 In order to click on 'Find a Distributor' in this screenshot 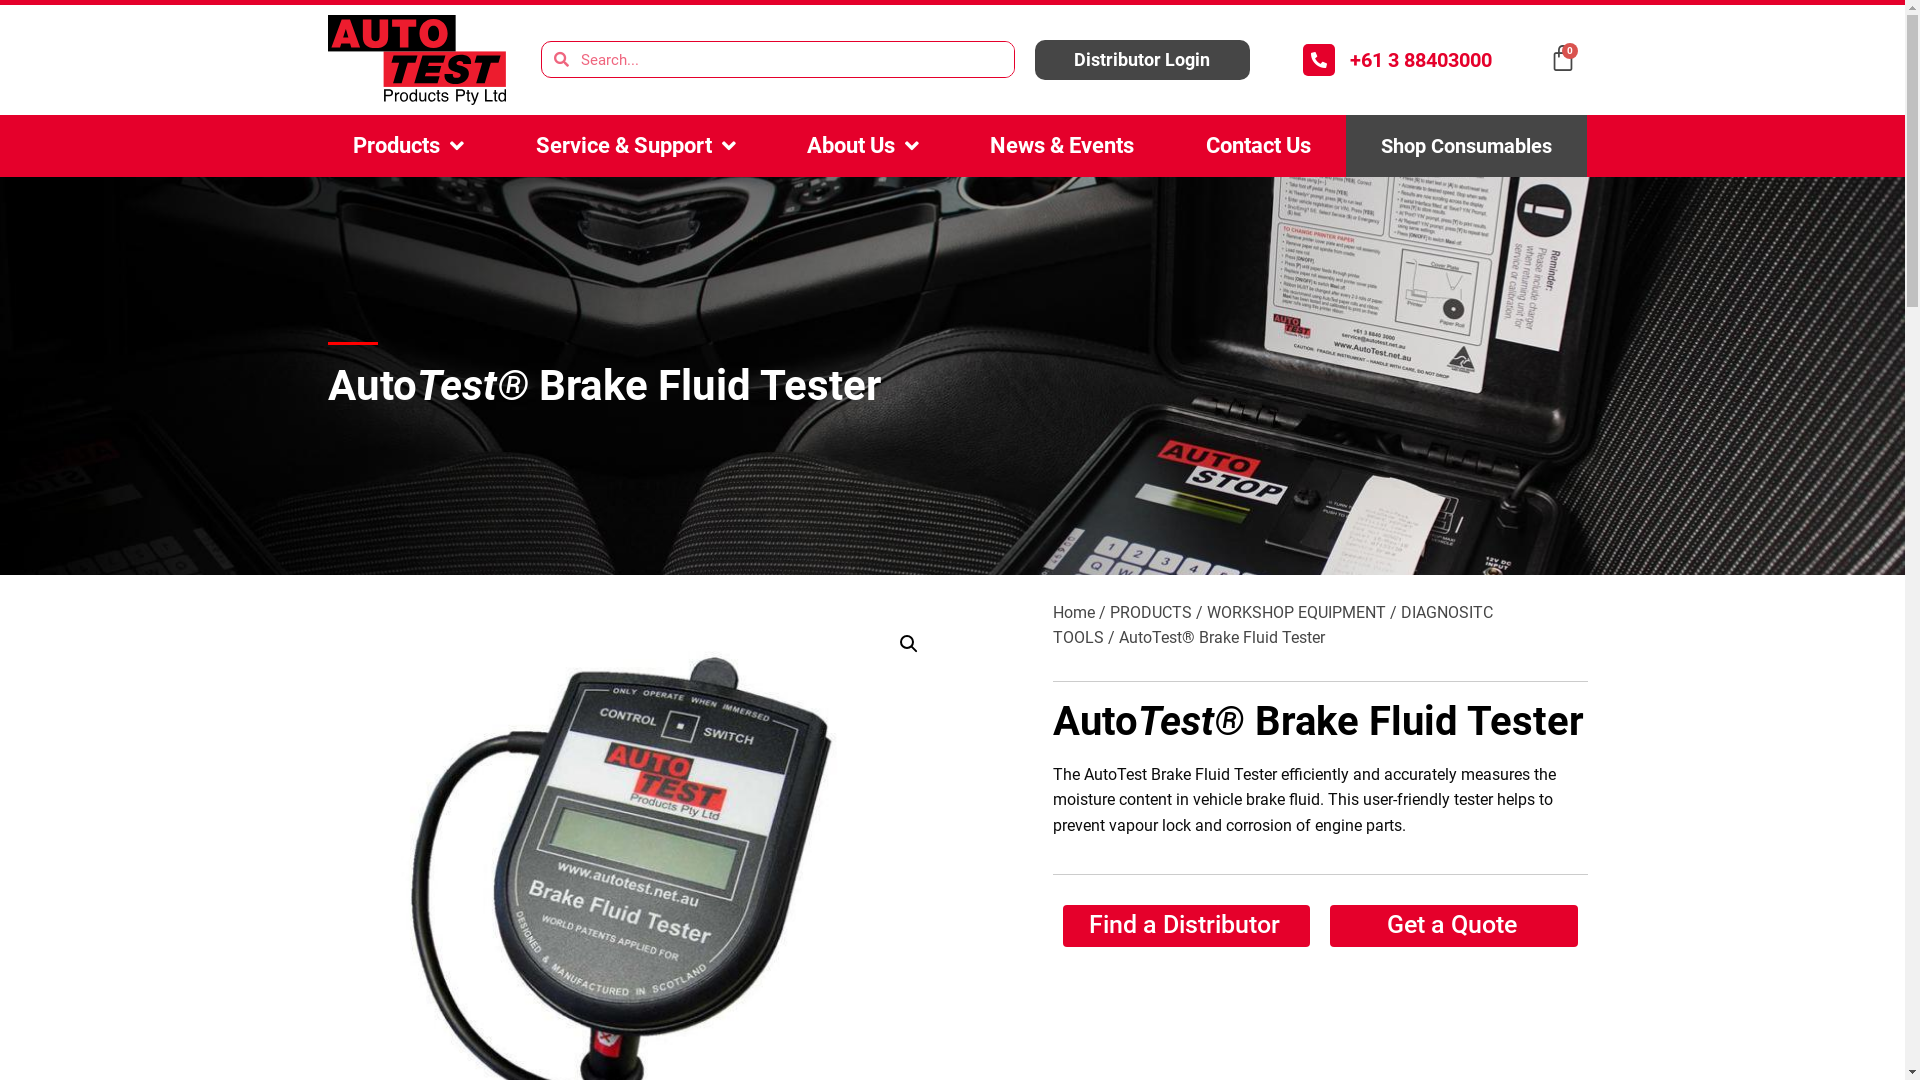, I will do `click(1185, 925)`.